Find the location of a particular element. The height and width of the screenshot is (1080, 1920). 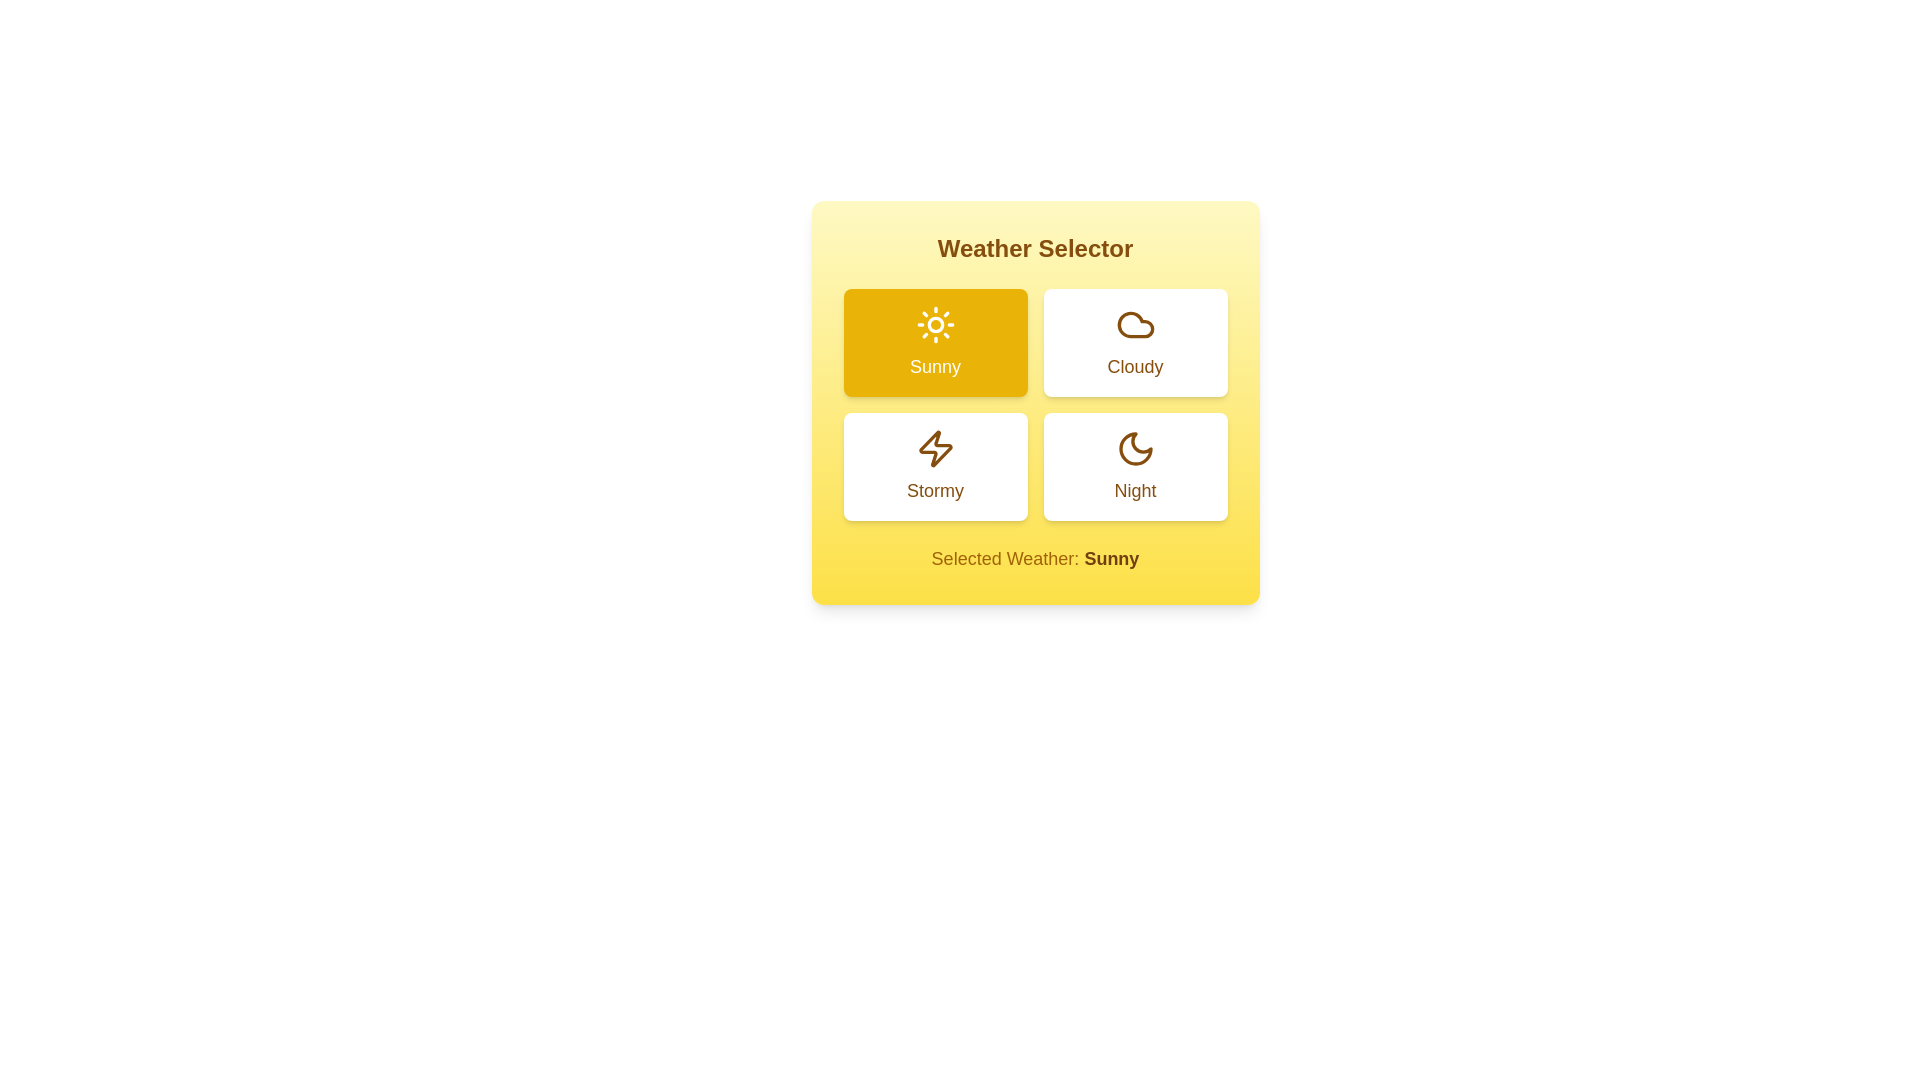

the weather option Night by clicking its corresponding button is located at coordinates (1135, 466).